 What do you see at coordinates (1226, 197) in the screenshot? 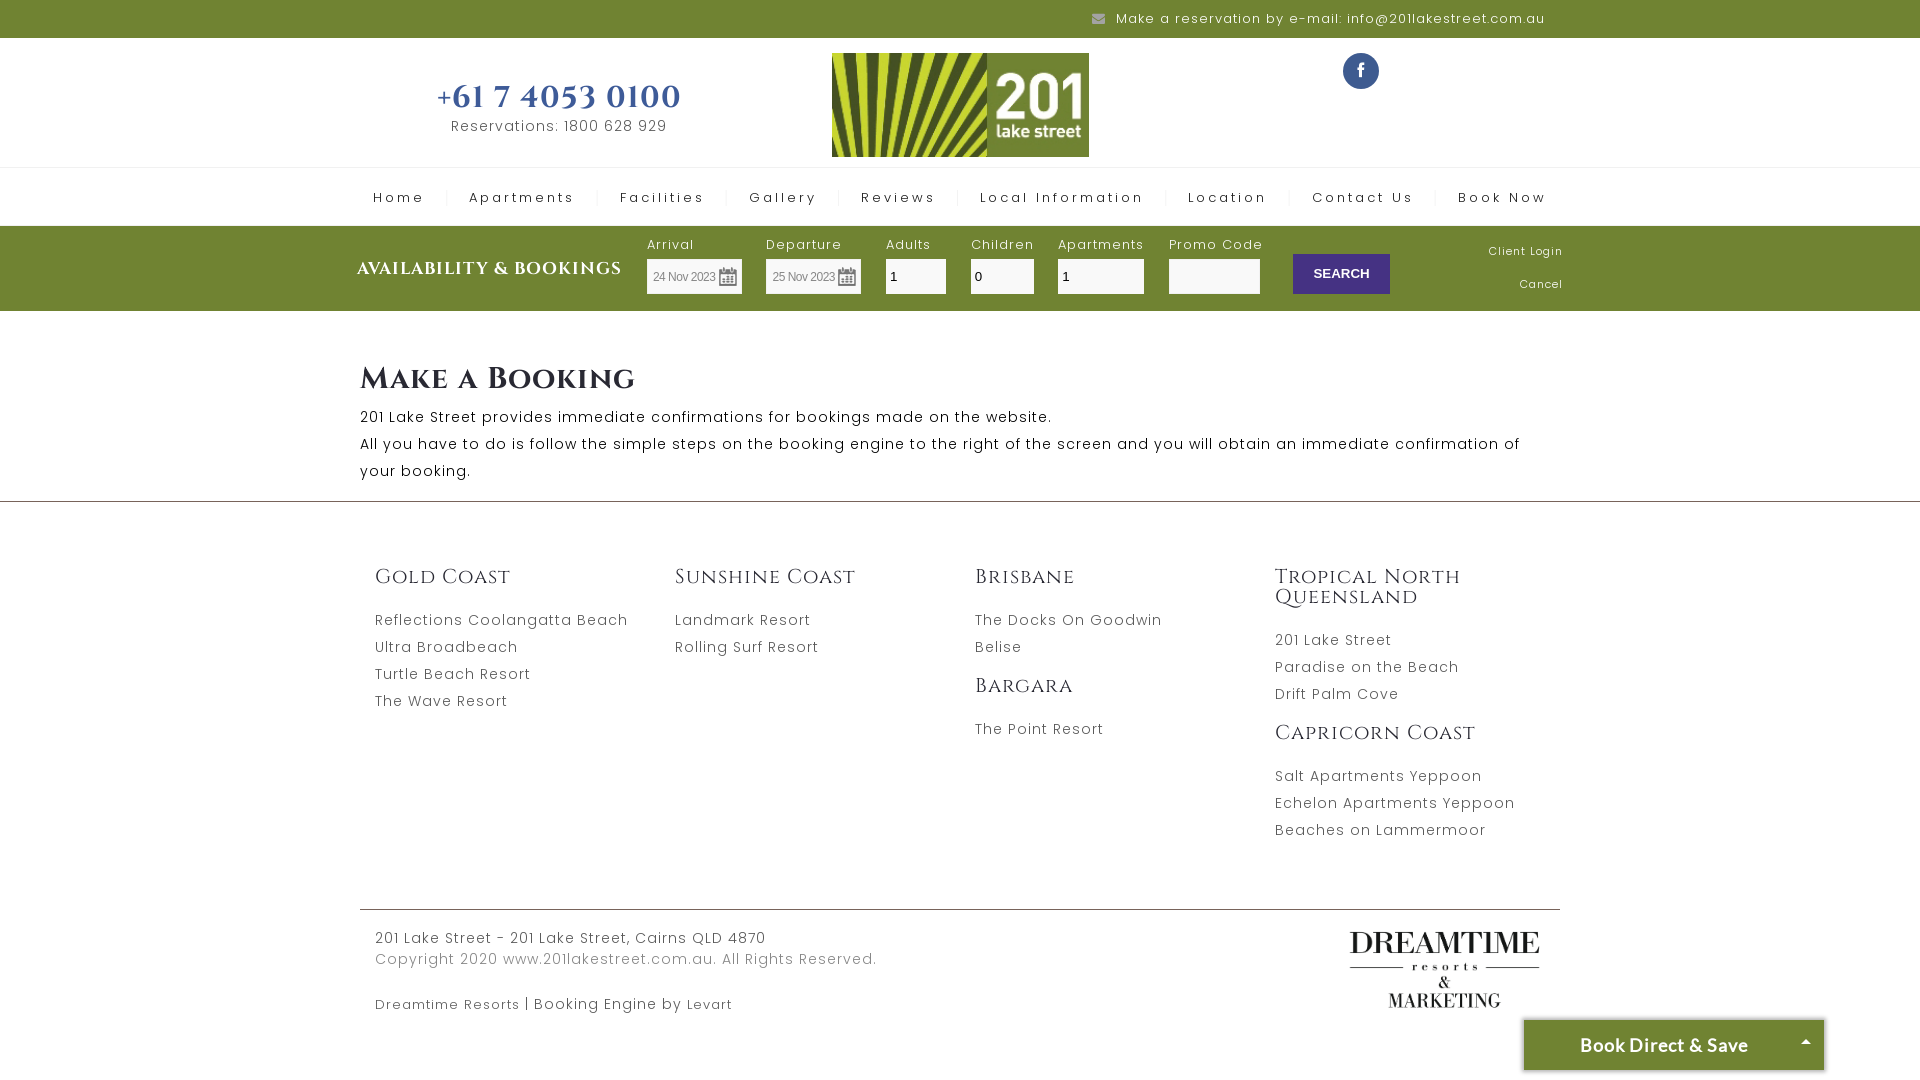
I see `'Location'` at bounding box center [1226, 197].